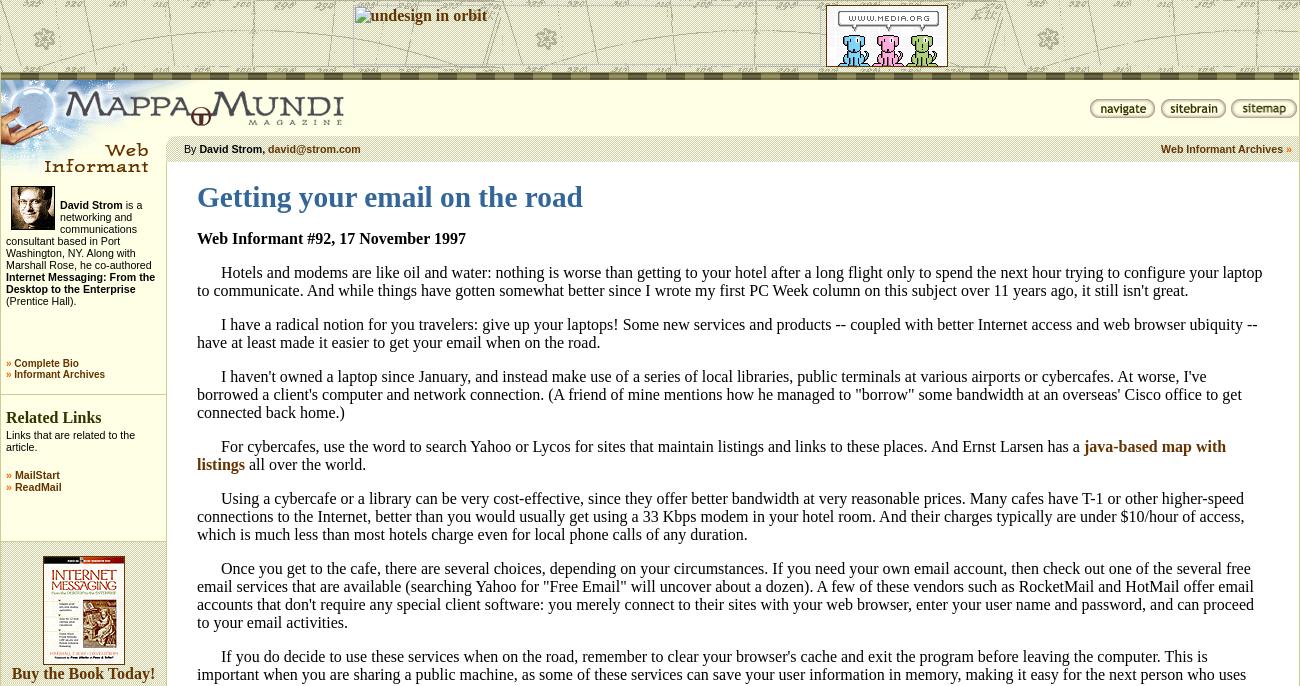 Image resolution: width=1300 pixels, height=686 pixels. Describe the element at coordinates (719, 393) in the screenshot. I see `'I haven't owned a laptop since January, and instead make use of a series of local libraries, public terminals
at various airports or cybercafes. At worse, I've borrowed a client's computer and network connection. (A friend of mine mentions how he managed to "borrow" some bandwidth at an overseas' Cisco office to get
connected back home.)'` at that location.